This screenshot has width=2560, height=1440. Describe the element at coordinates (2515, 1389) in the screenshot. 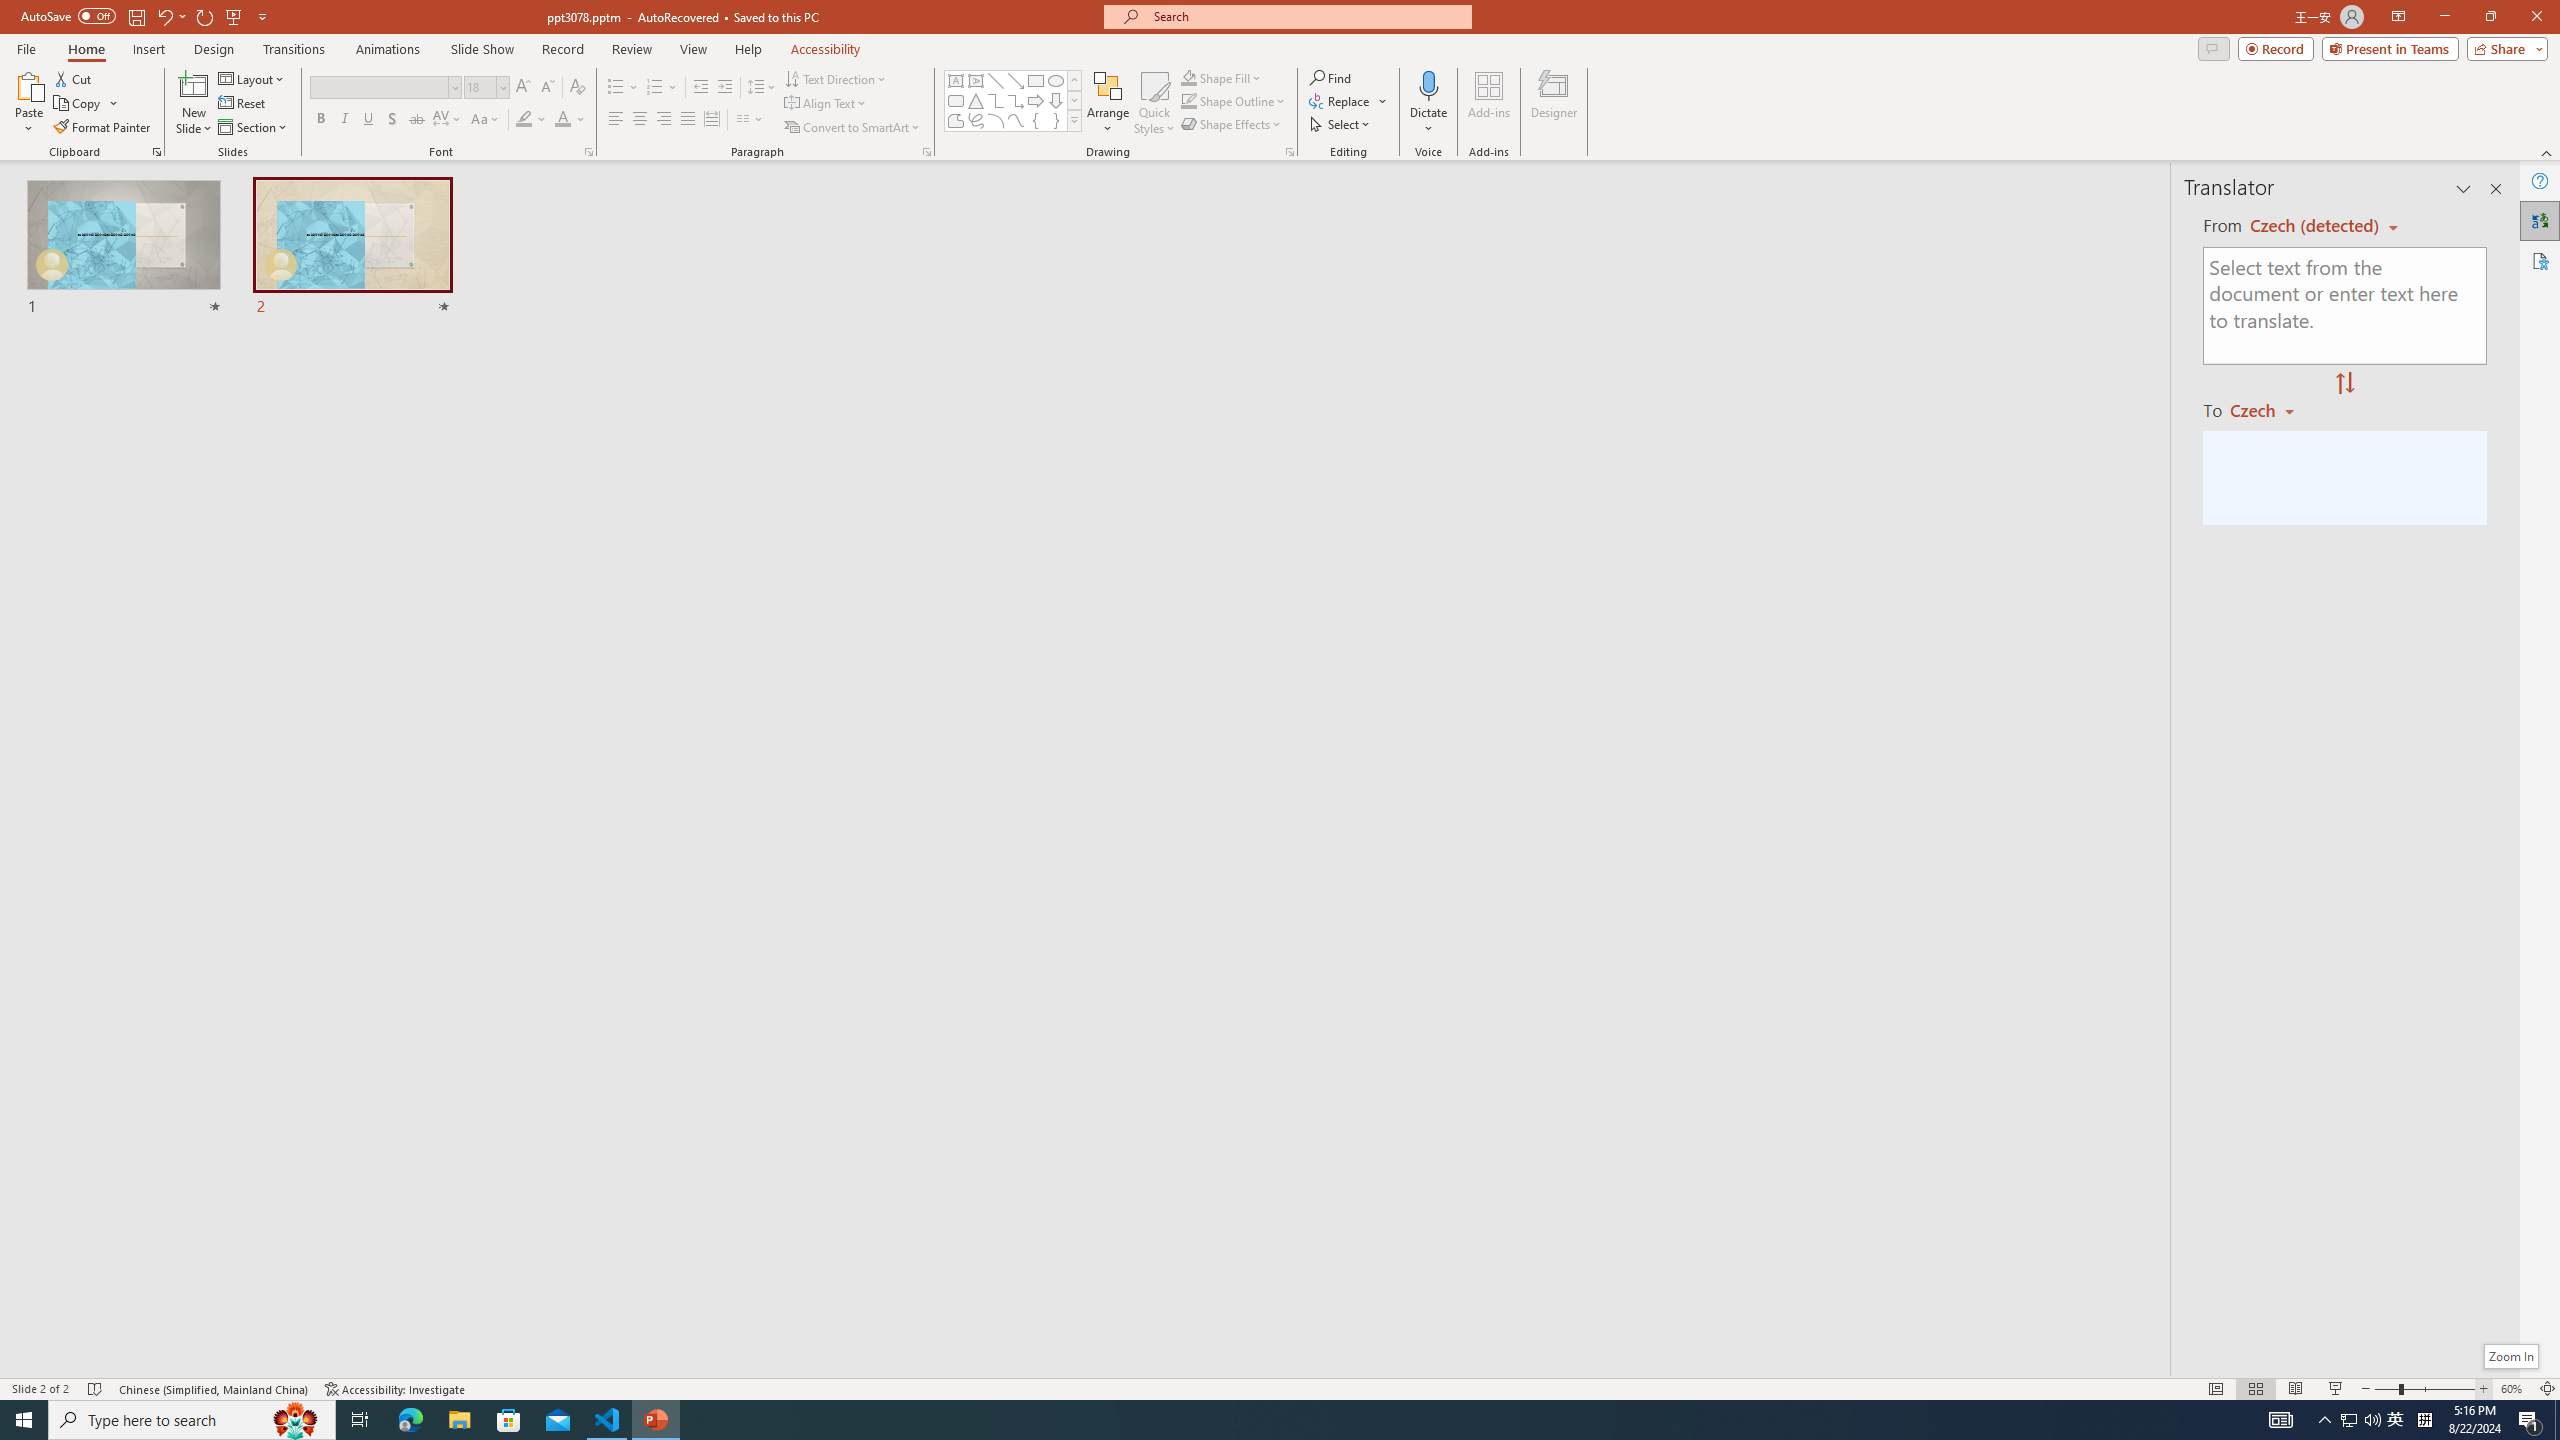

I see `'Zoom 60%'` at that location.